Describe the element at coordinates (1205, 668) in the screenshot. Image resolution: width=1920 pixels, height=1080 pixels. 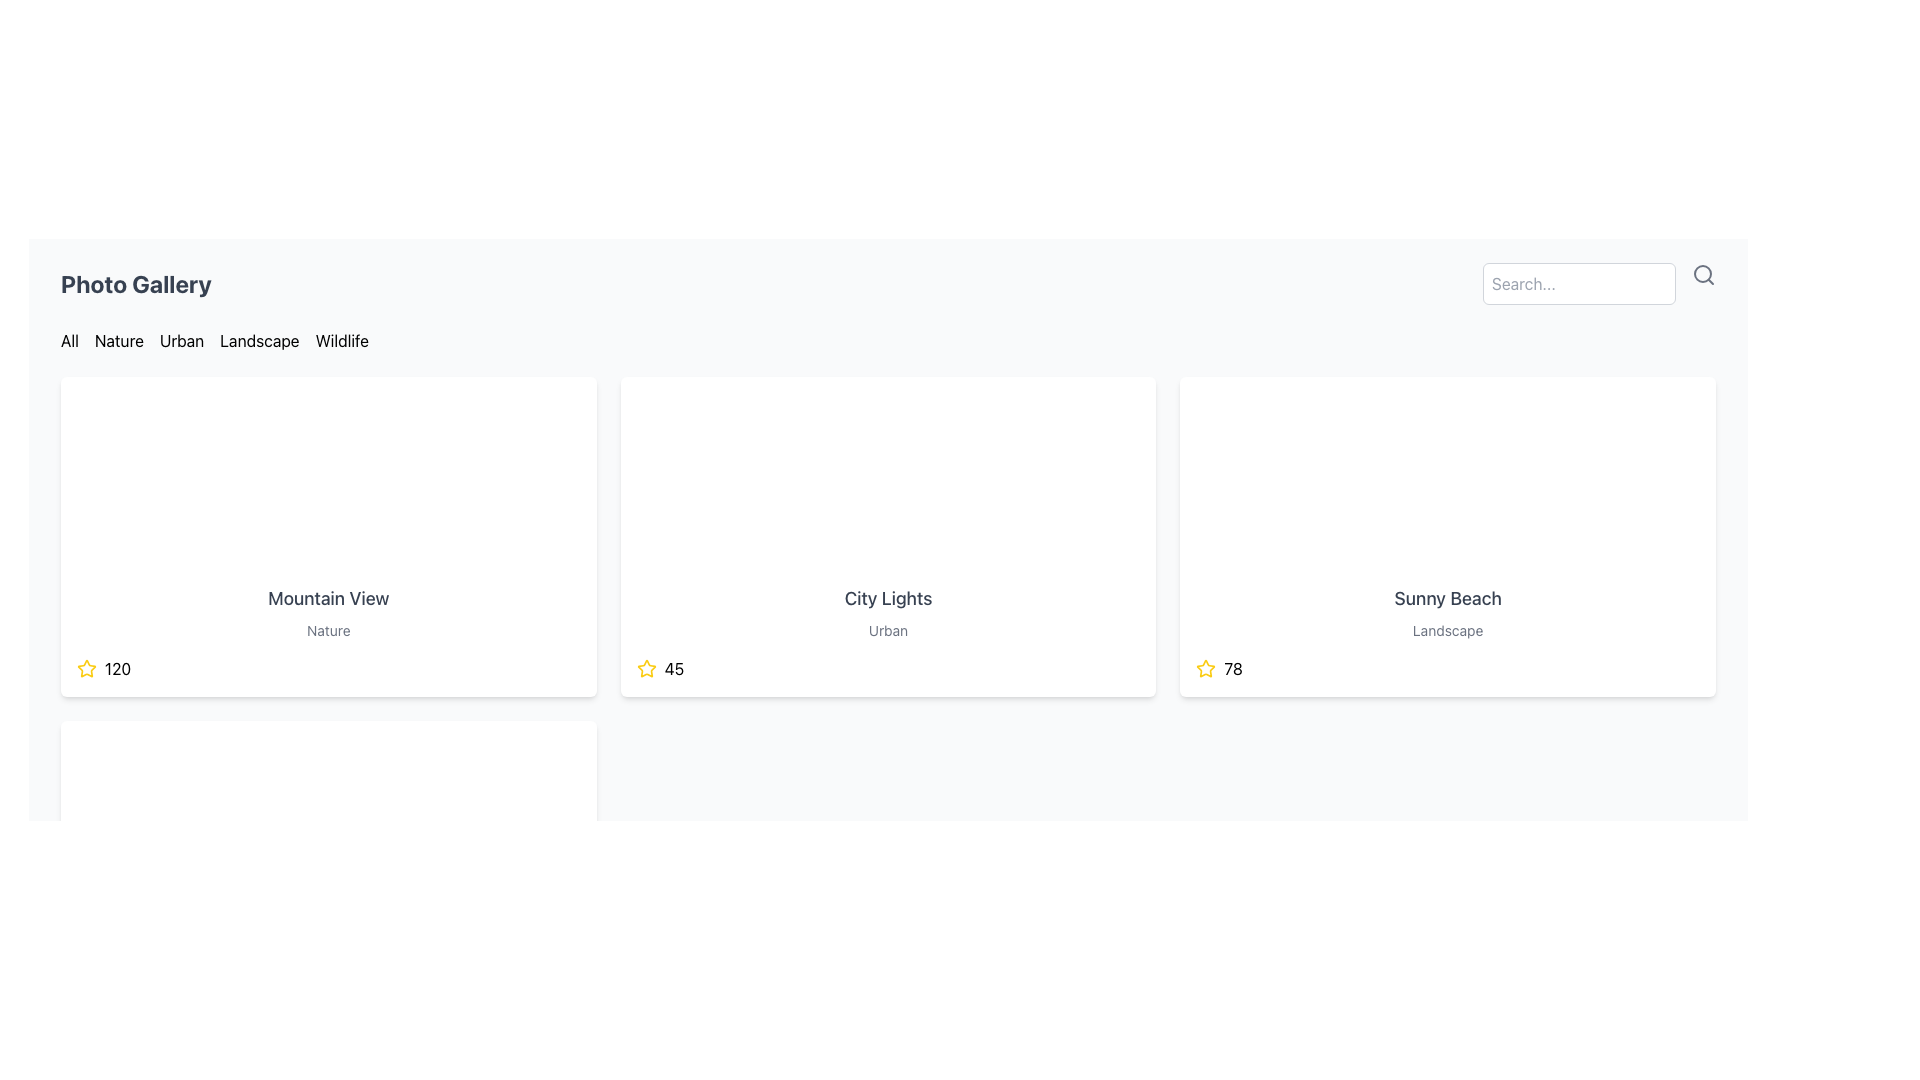
I see `the star icon located at the bottom-left corner of the 'Sunny Beach' card, next to the number '78', indicating a rating or favorite status` at that location.